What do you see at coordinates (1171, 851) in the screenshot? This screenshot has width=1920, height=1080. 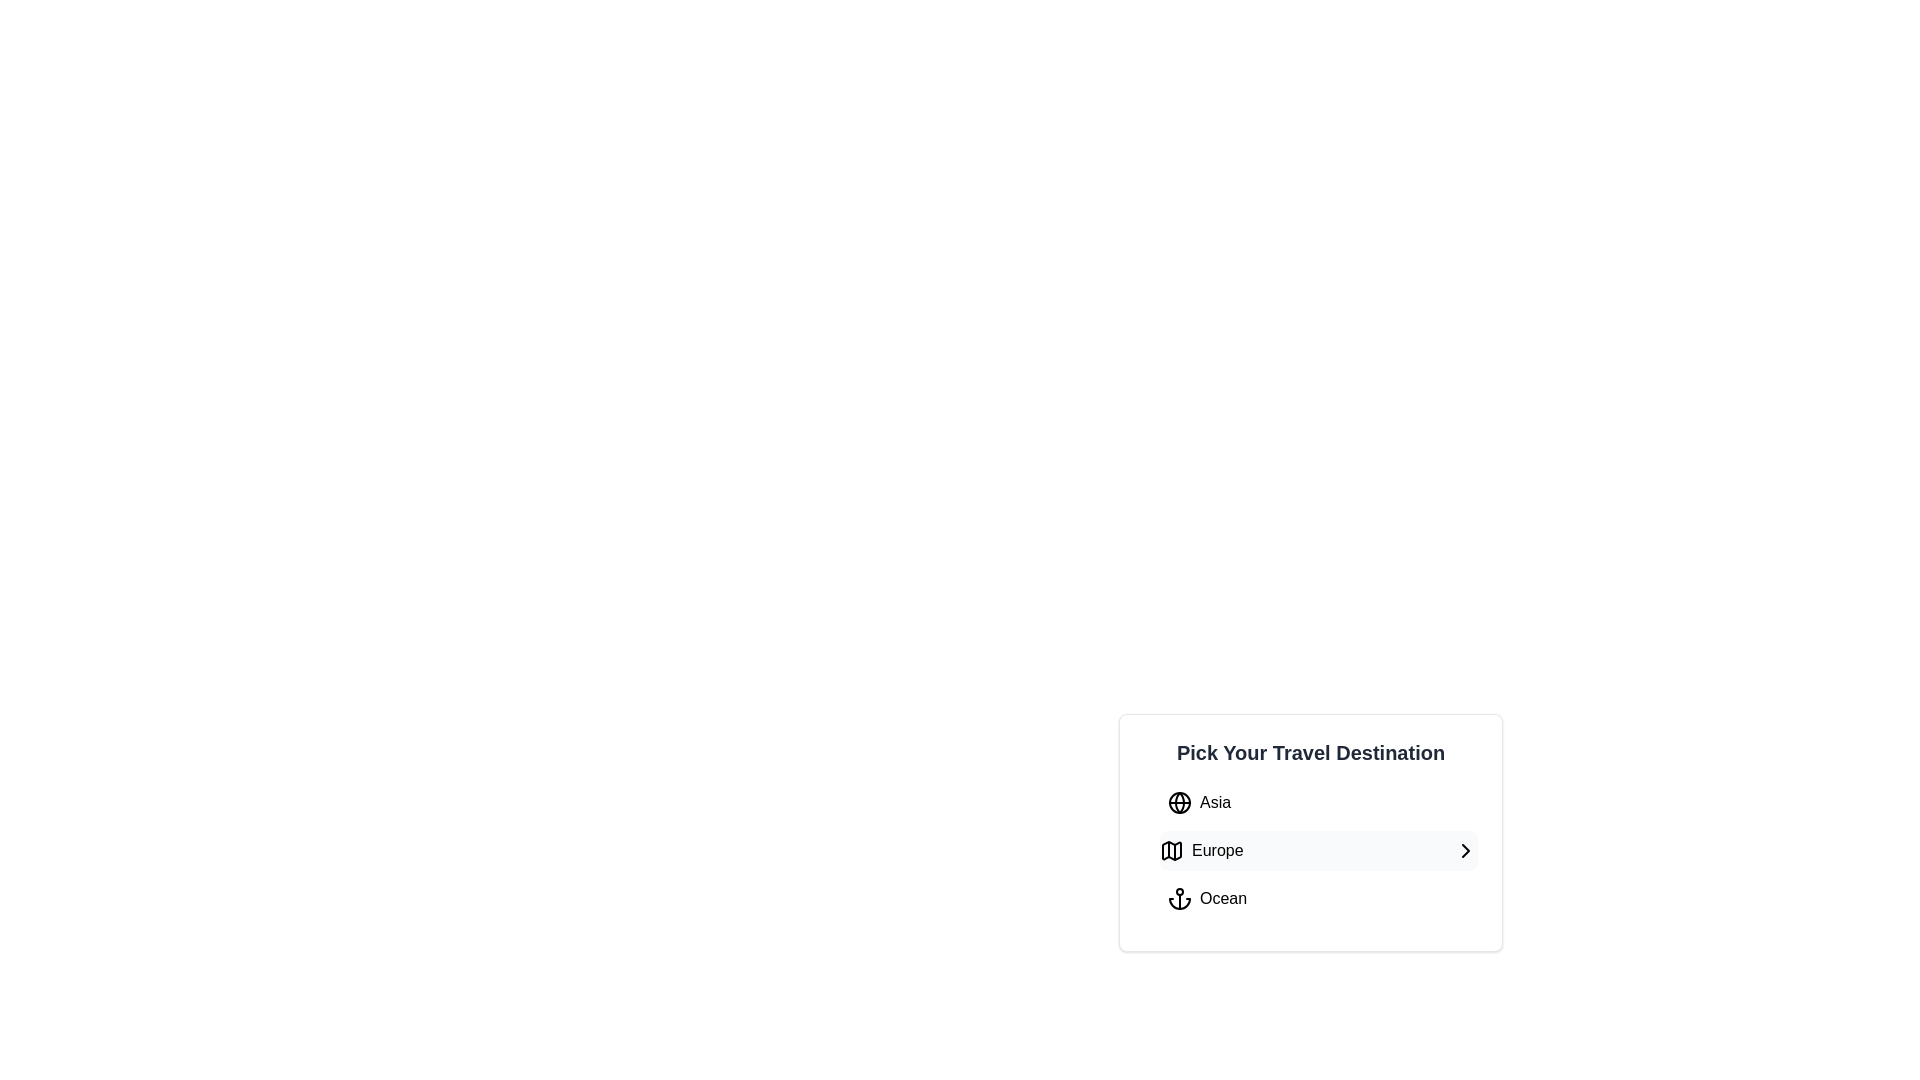 I see `the 'Europe' graphic icon in the menu` at bounding box center [1171, 851].